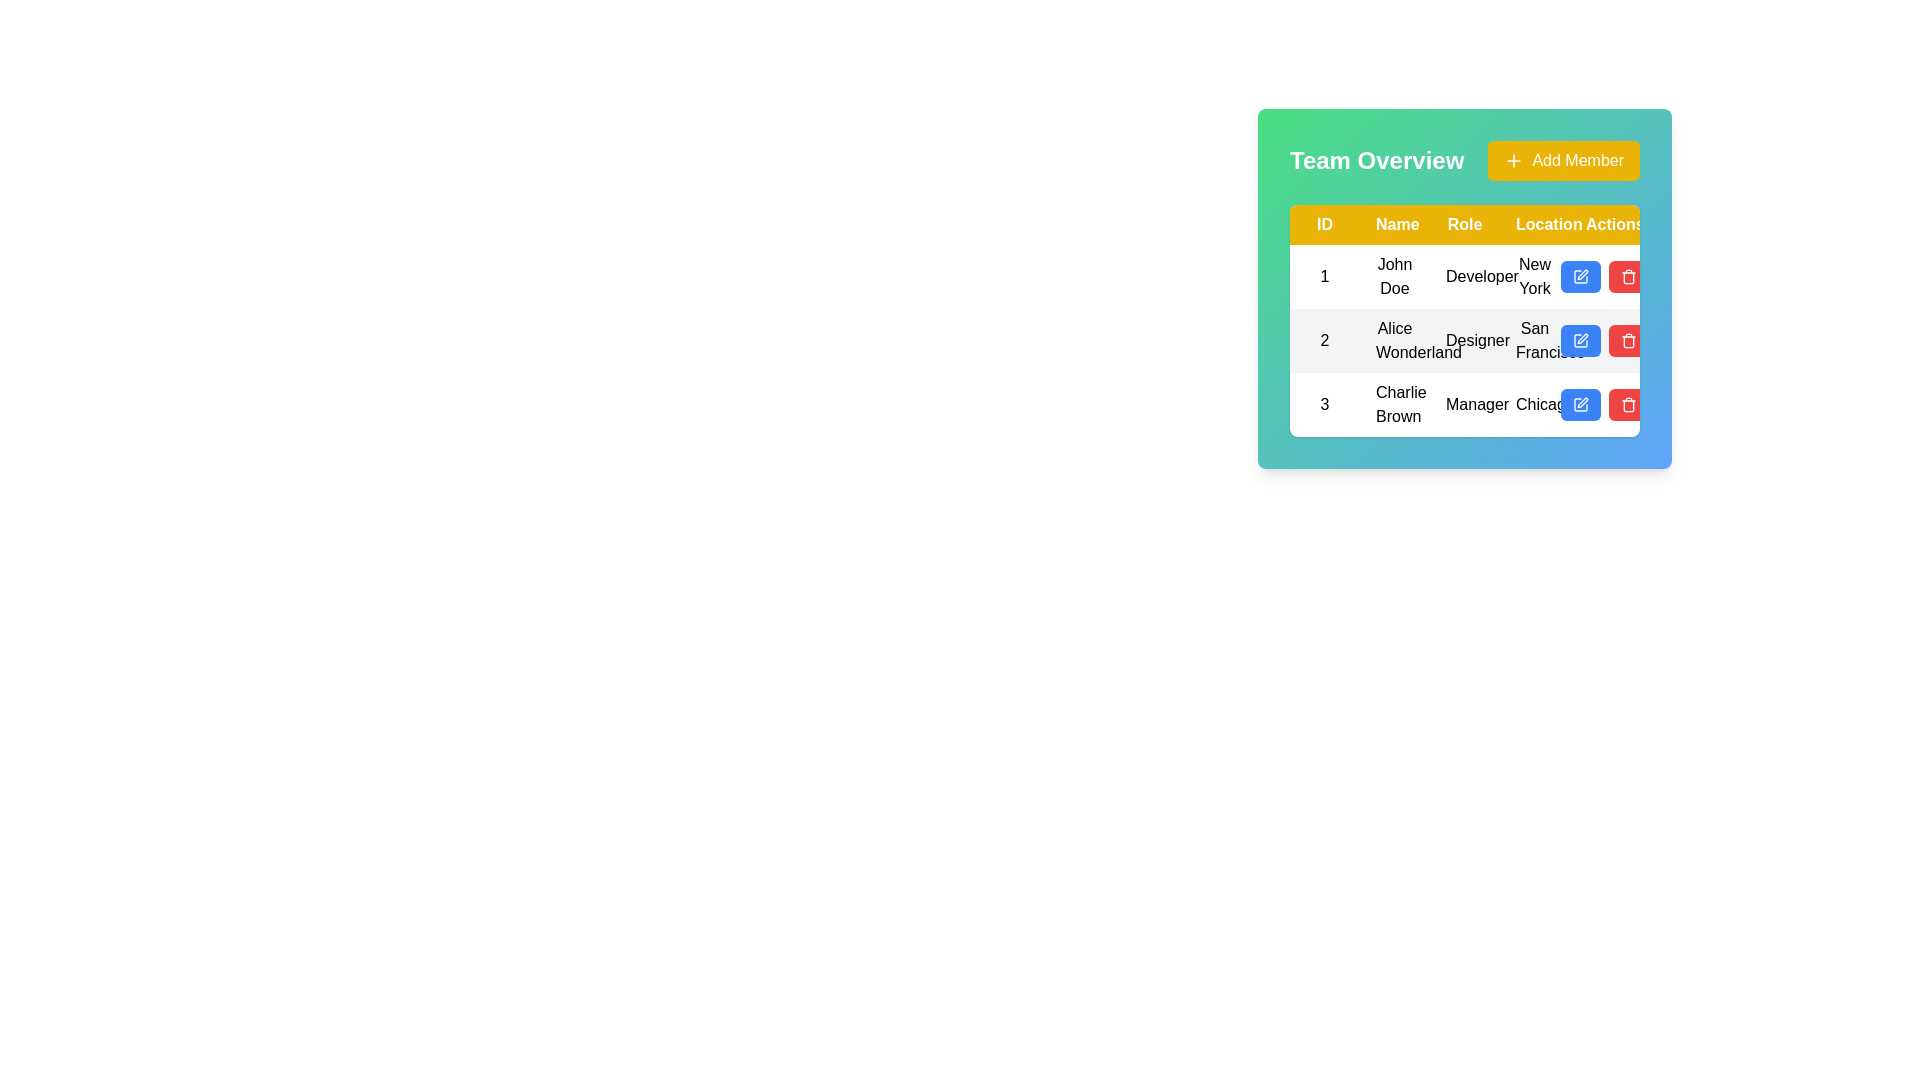  What do you see at coordinates (1604, 224) in the screenshot?
I see `the last column title in the table header, which is labeled for action-related controls or information` at bounding box center [1604, 224].